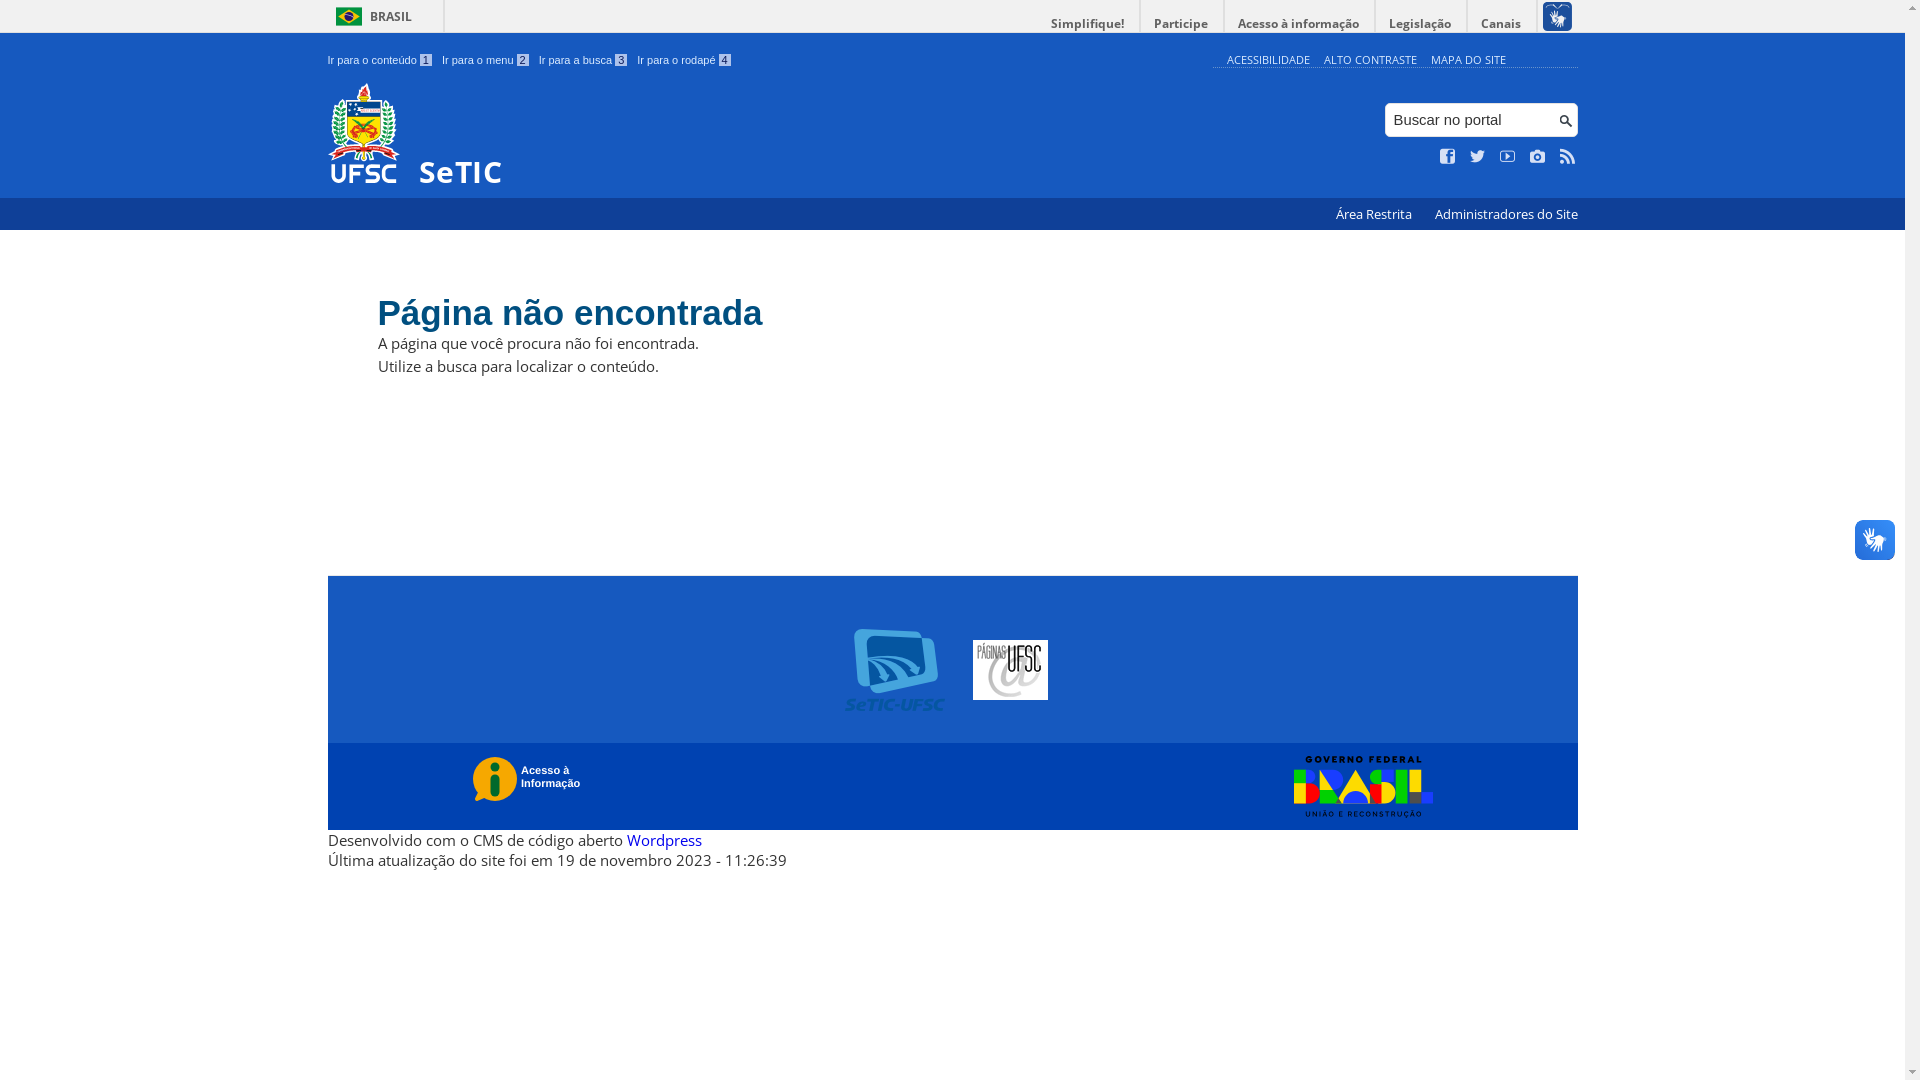 The width and height of the screenshot is (1920, 1080). I want to click on 'MAPA DO SITE', so click(1429, 58).